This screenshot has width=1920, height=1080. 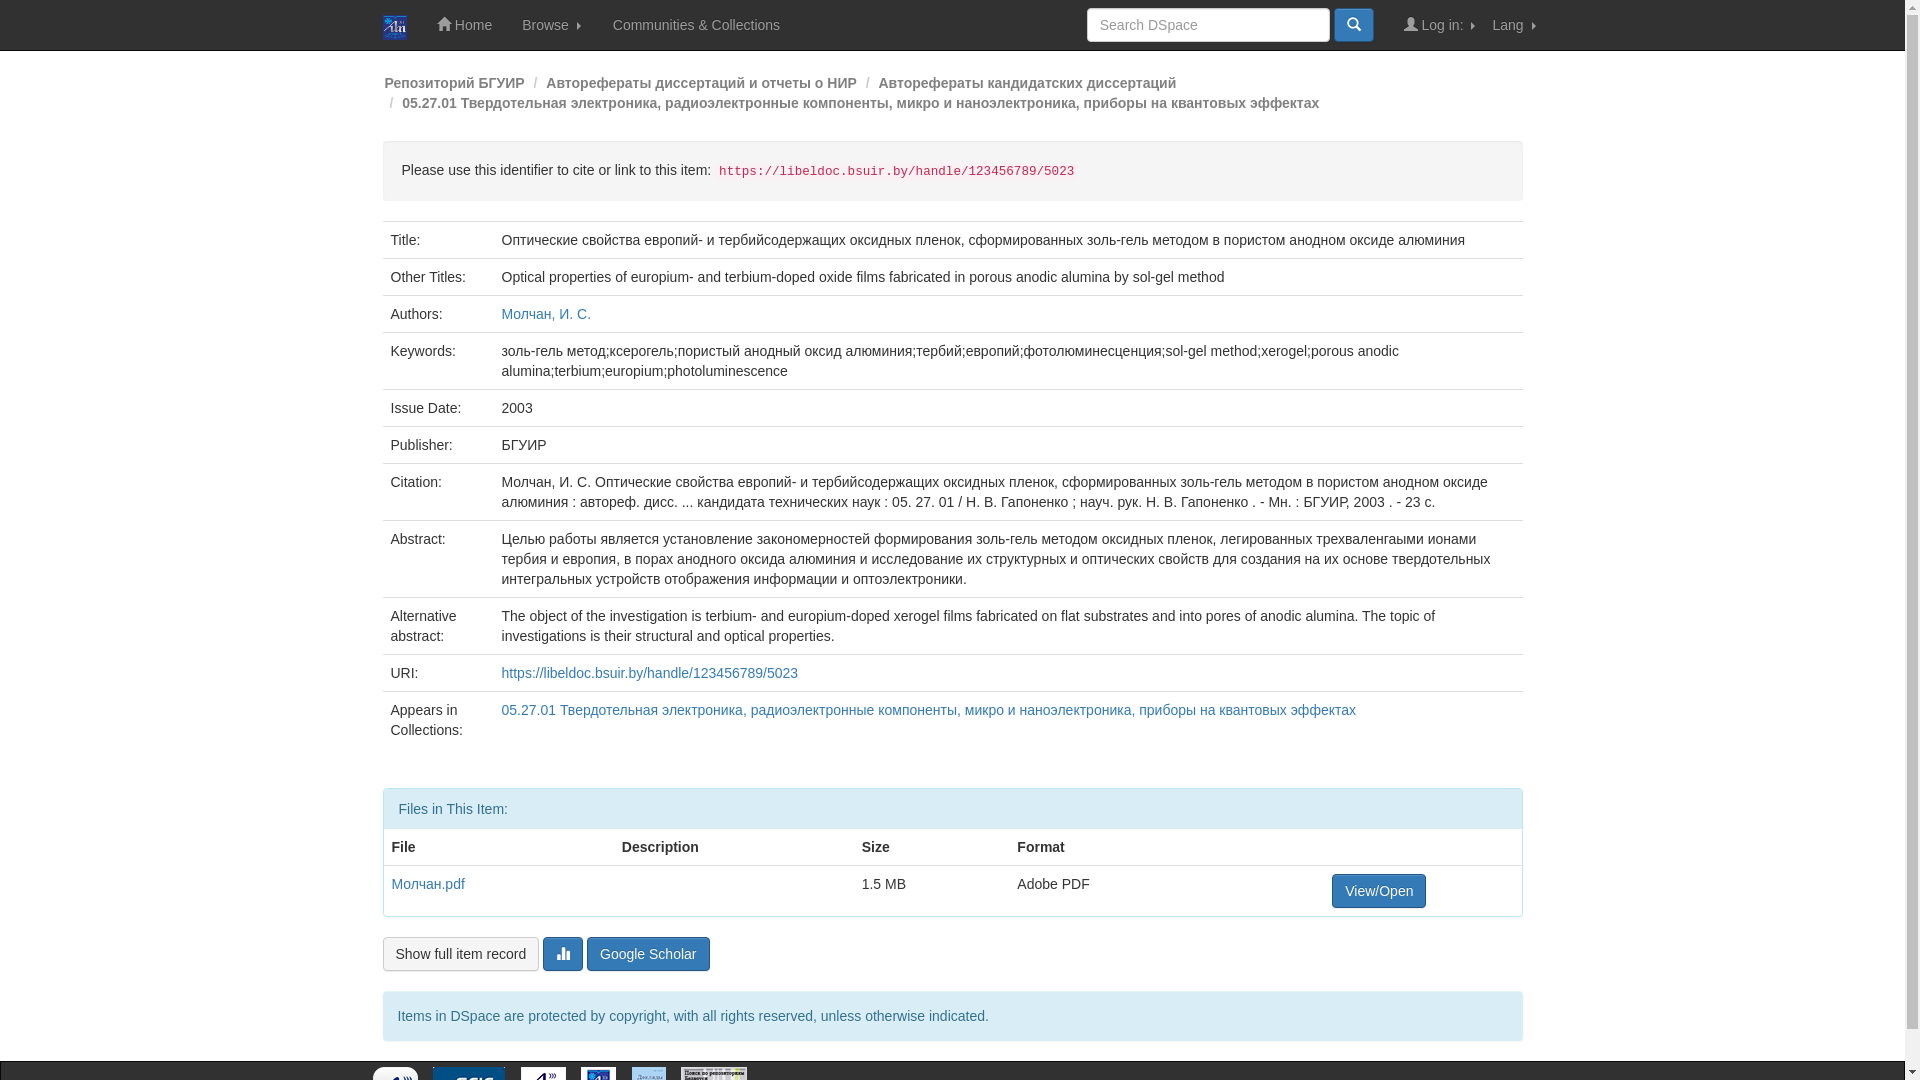 I want to click on 'Browse', so click(x=552, y=24).